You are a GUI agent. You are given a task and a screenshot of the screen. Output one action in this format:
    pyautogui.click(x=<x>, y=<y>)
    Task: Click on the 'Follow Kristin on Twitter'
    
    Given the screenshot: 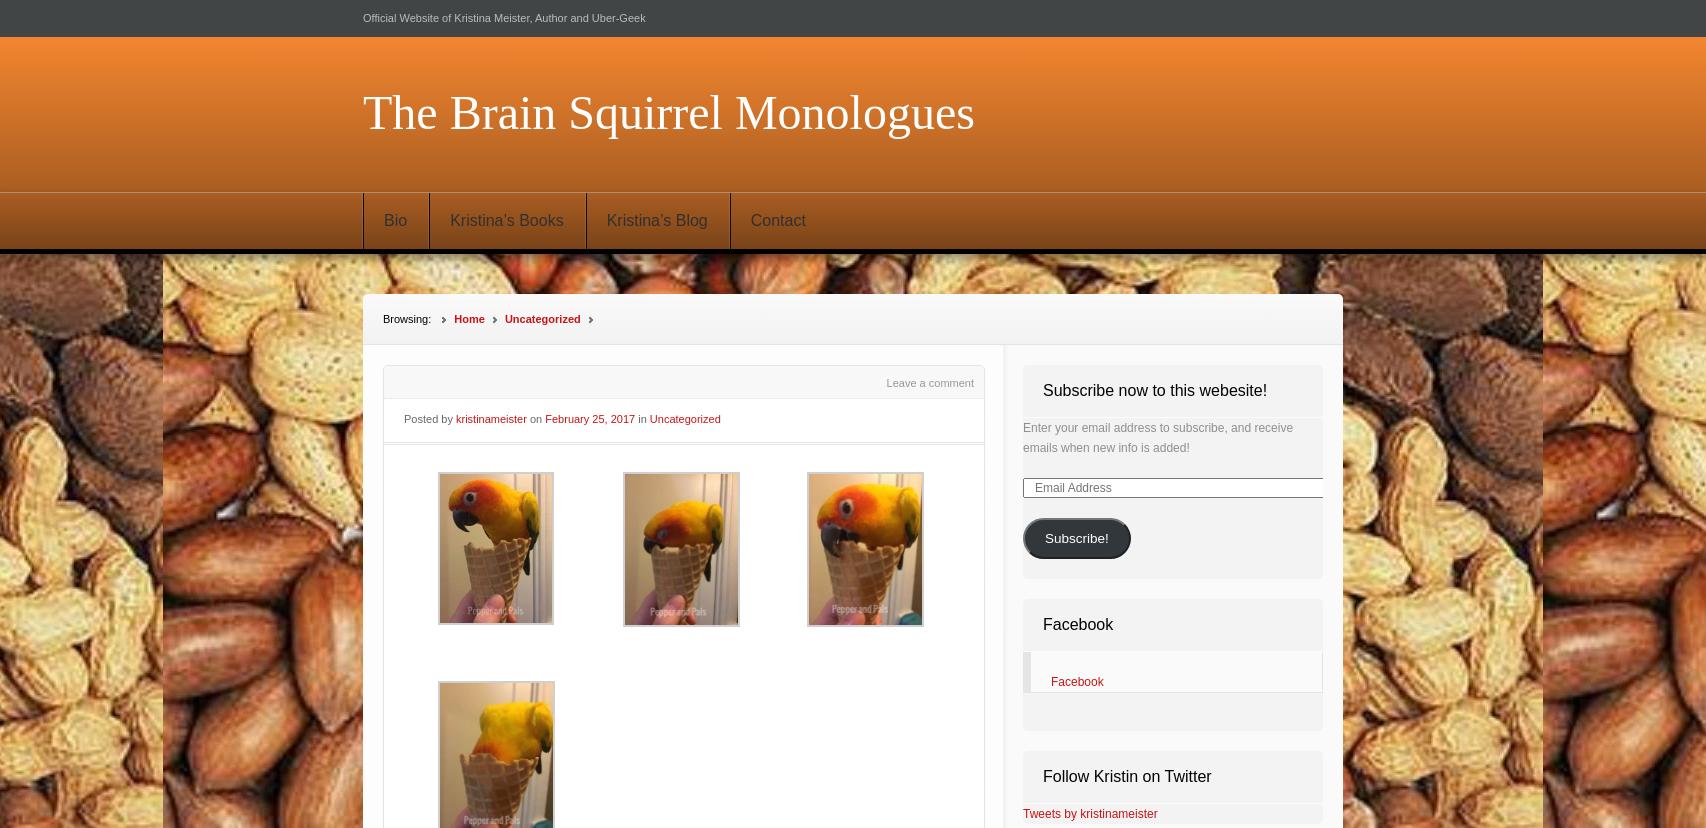 What is the action you would take?
    pyautogui.click(x=1126, y=776)
    